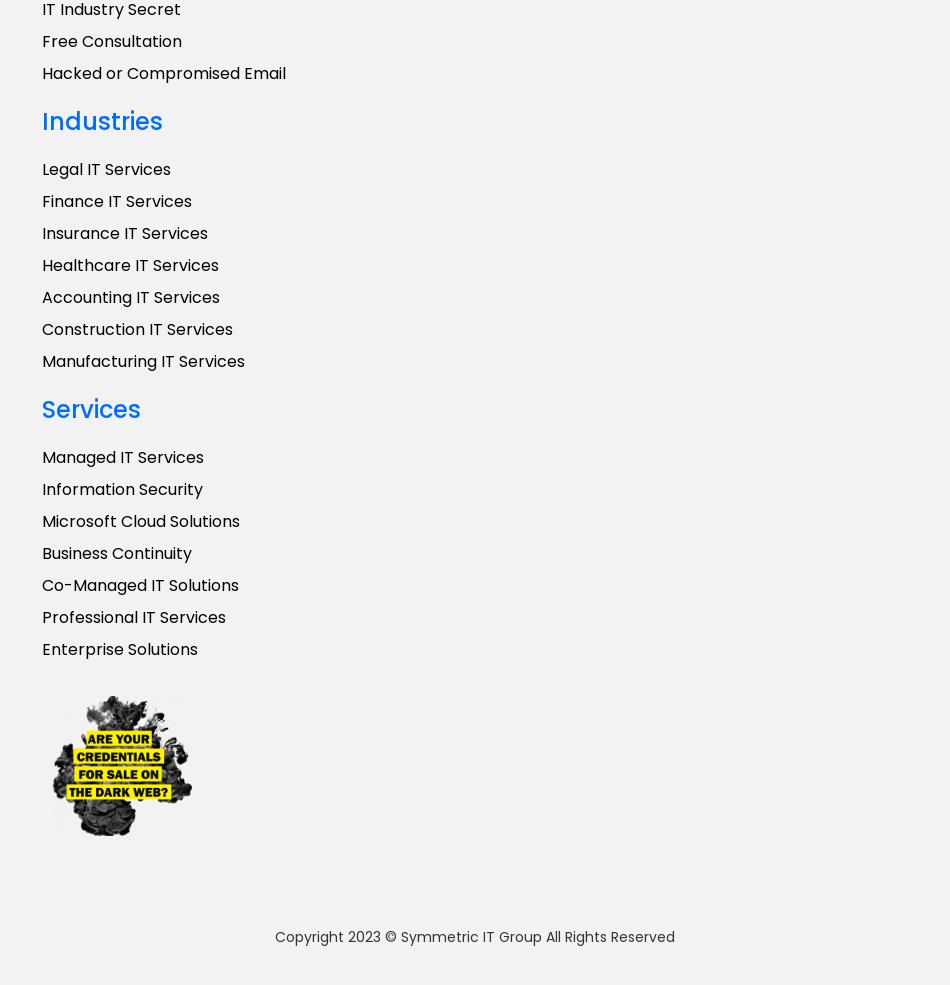 The image size is (950, 985). Describe the element at coordinates (117, 200) in the screenshot. I see `'Finance IT Services'` at that location.